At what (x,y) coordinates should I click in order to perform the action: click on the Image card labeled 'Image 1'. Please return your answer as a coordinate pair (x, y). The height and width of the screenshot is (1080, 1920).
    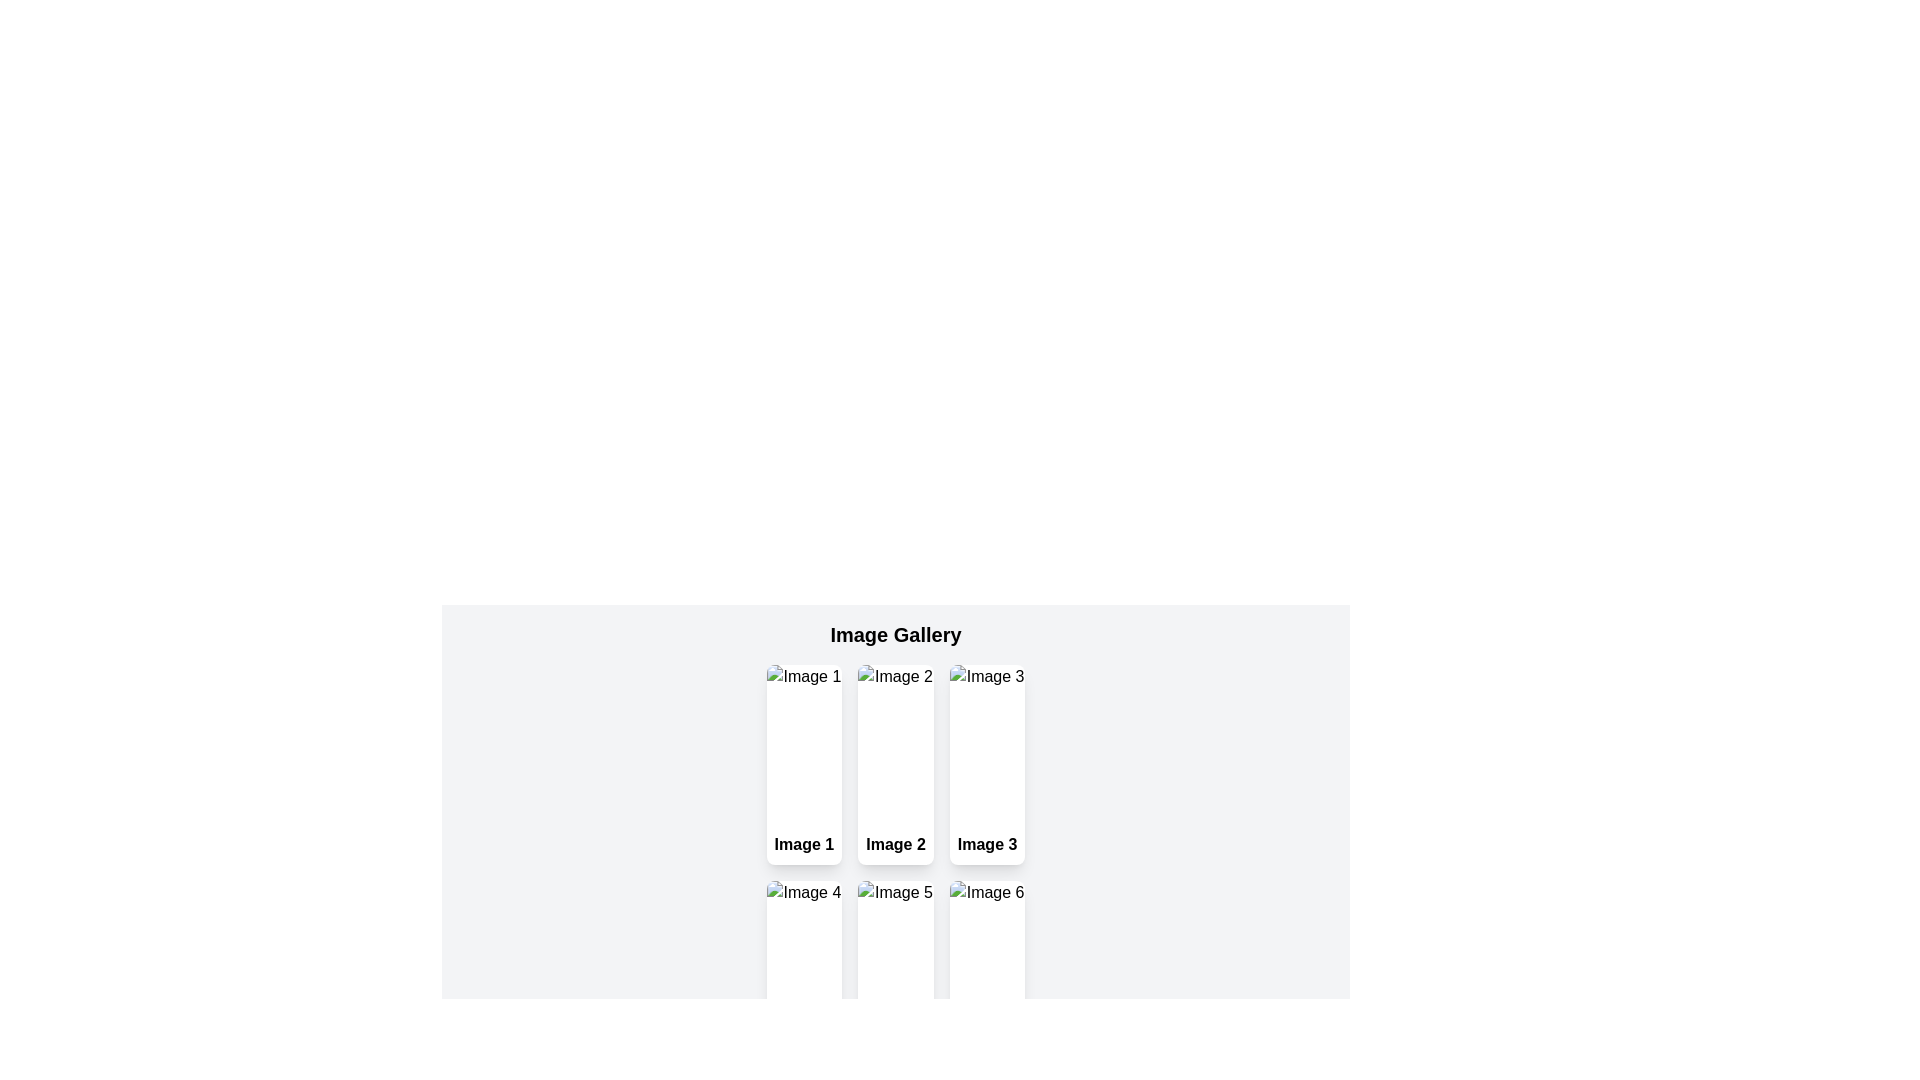
    Looking at the image, I should click on (804, 764).